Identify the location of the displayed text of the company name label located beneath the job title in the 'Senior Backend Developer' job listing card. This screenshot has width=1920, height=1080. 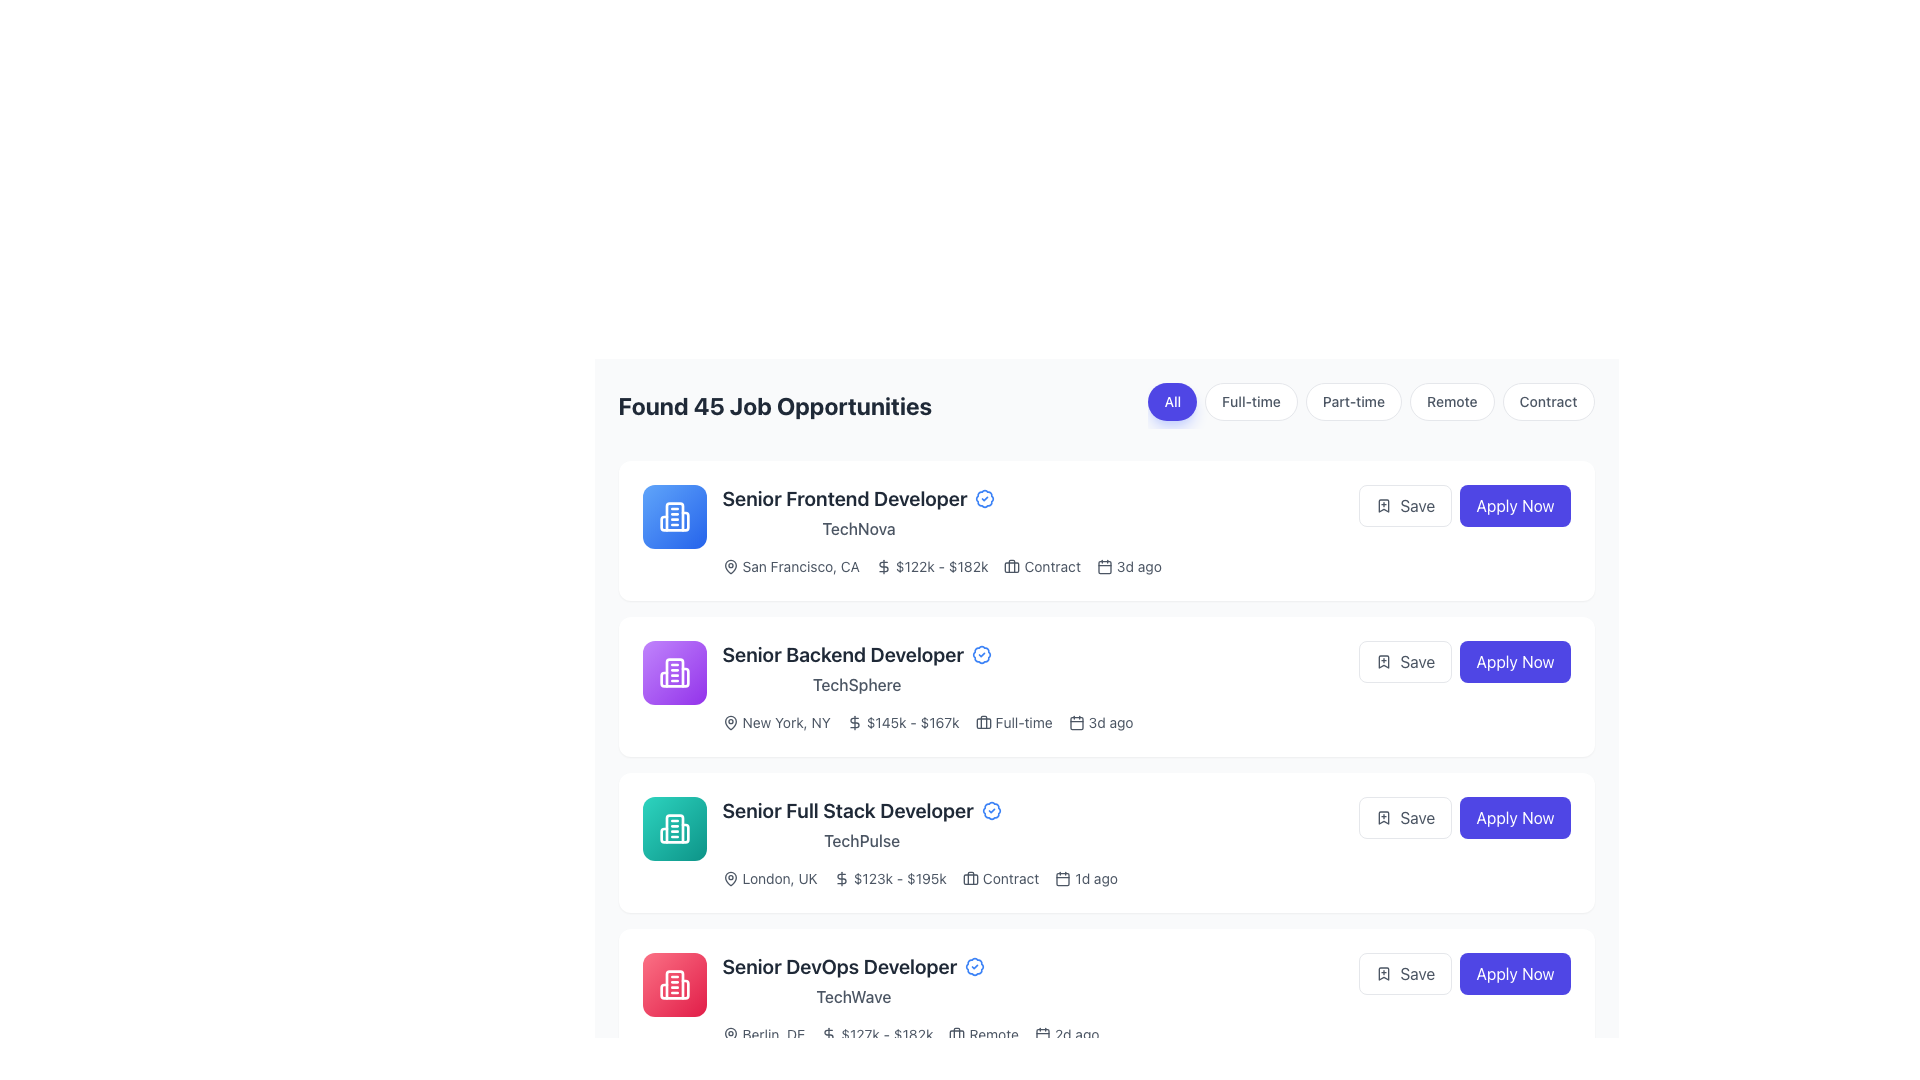
(857, 684).